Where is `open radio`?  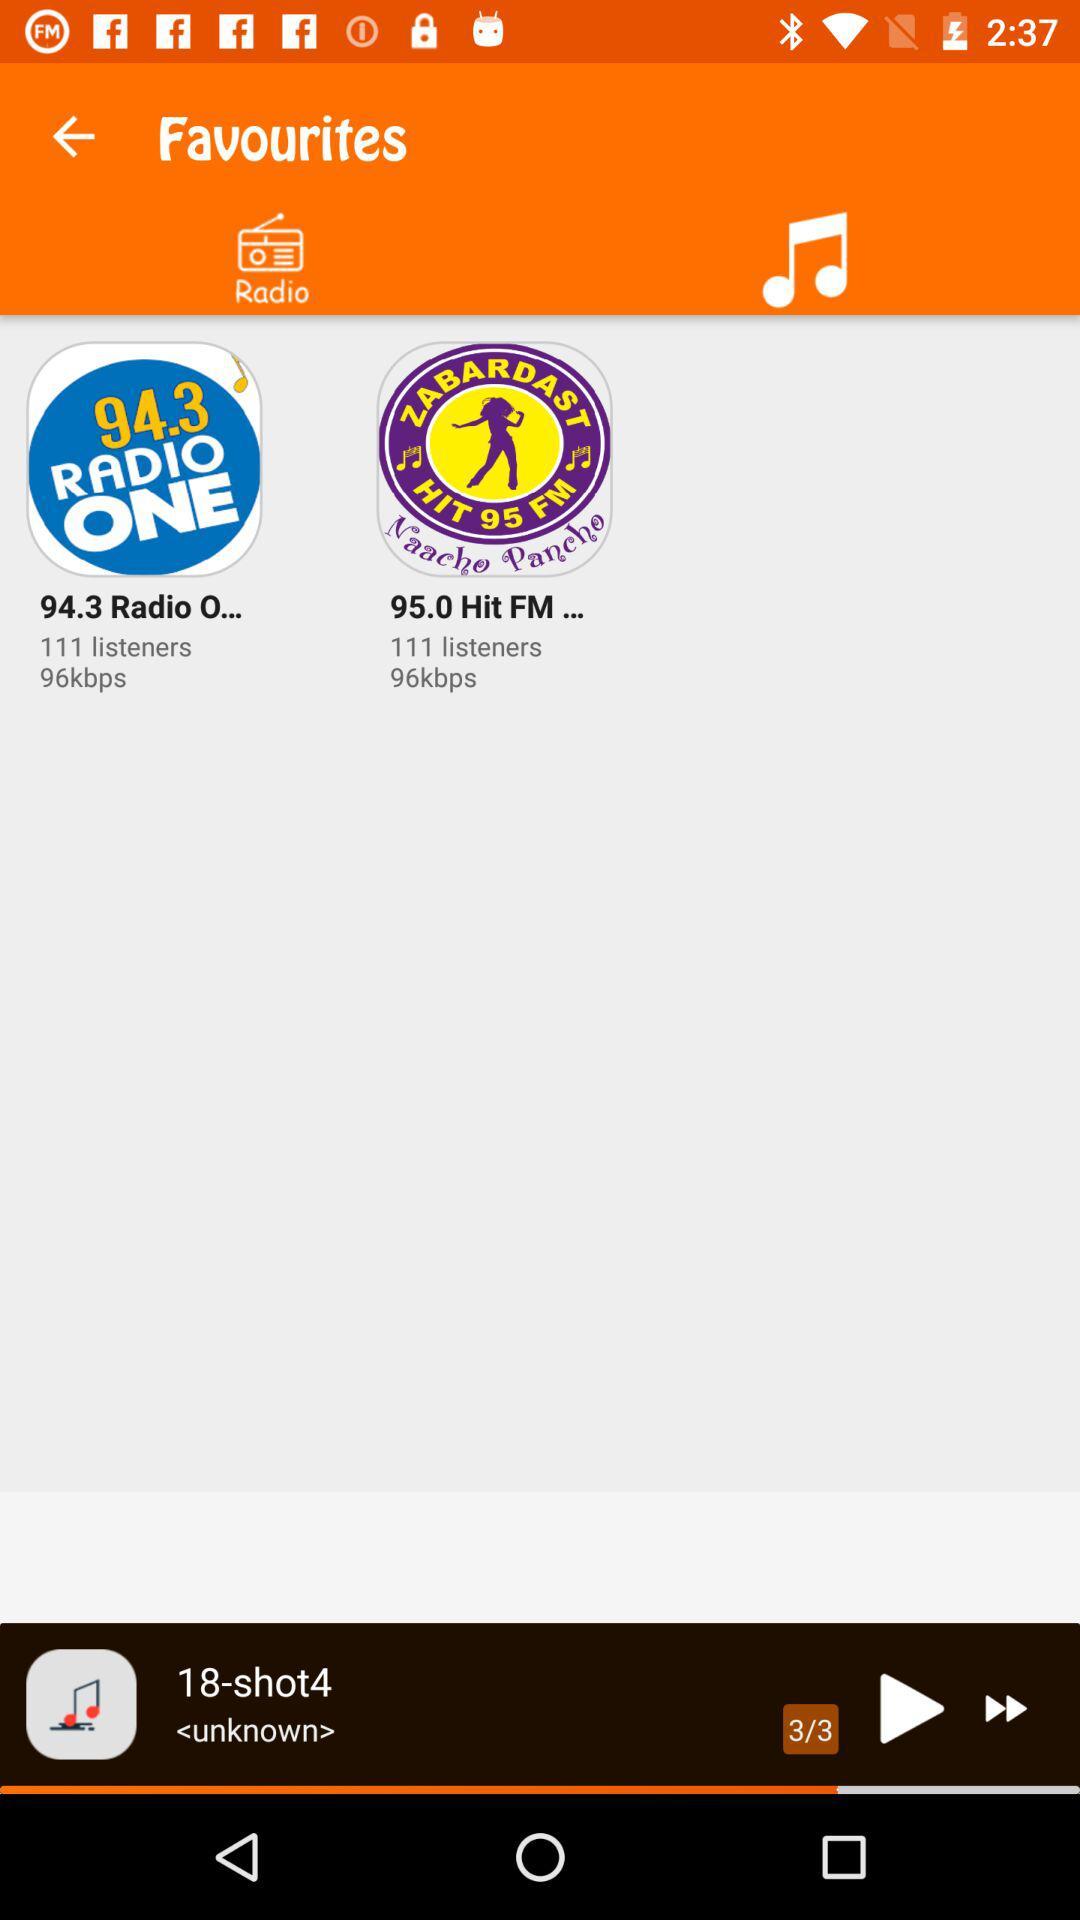
open radio is located at coordinates (270, 251).